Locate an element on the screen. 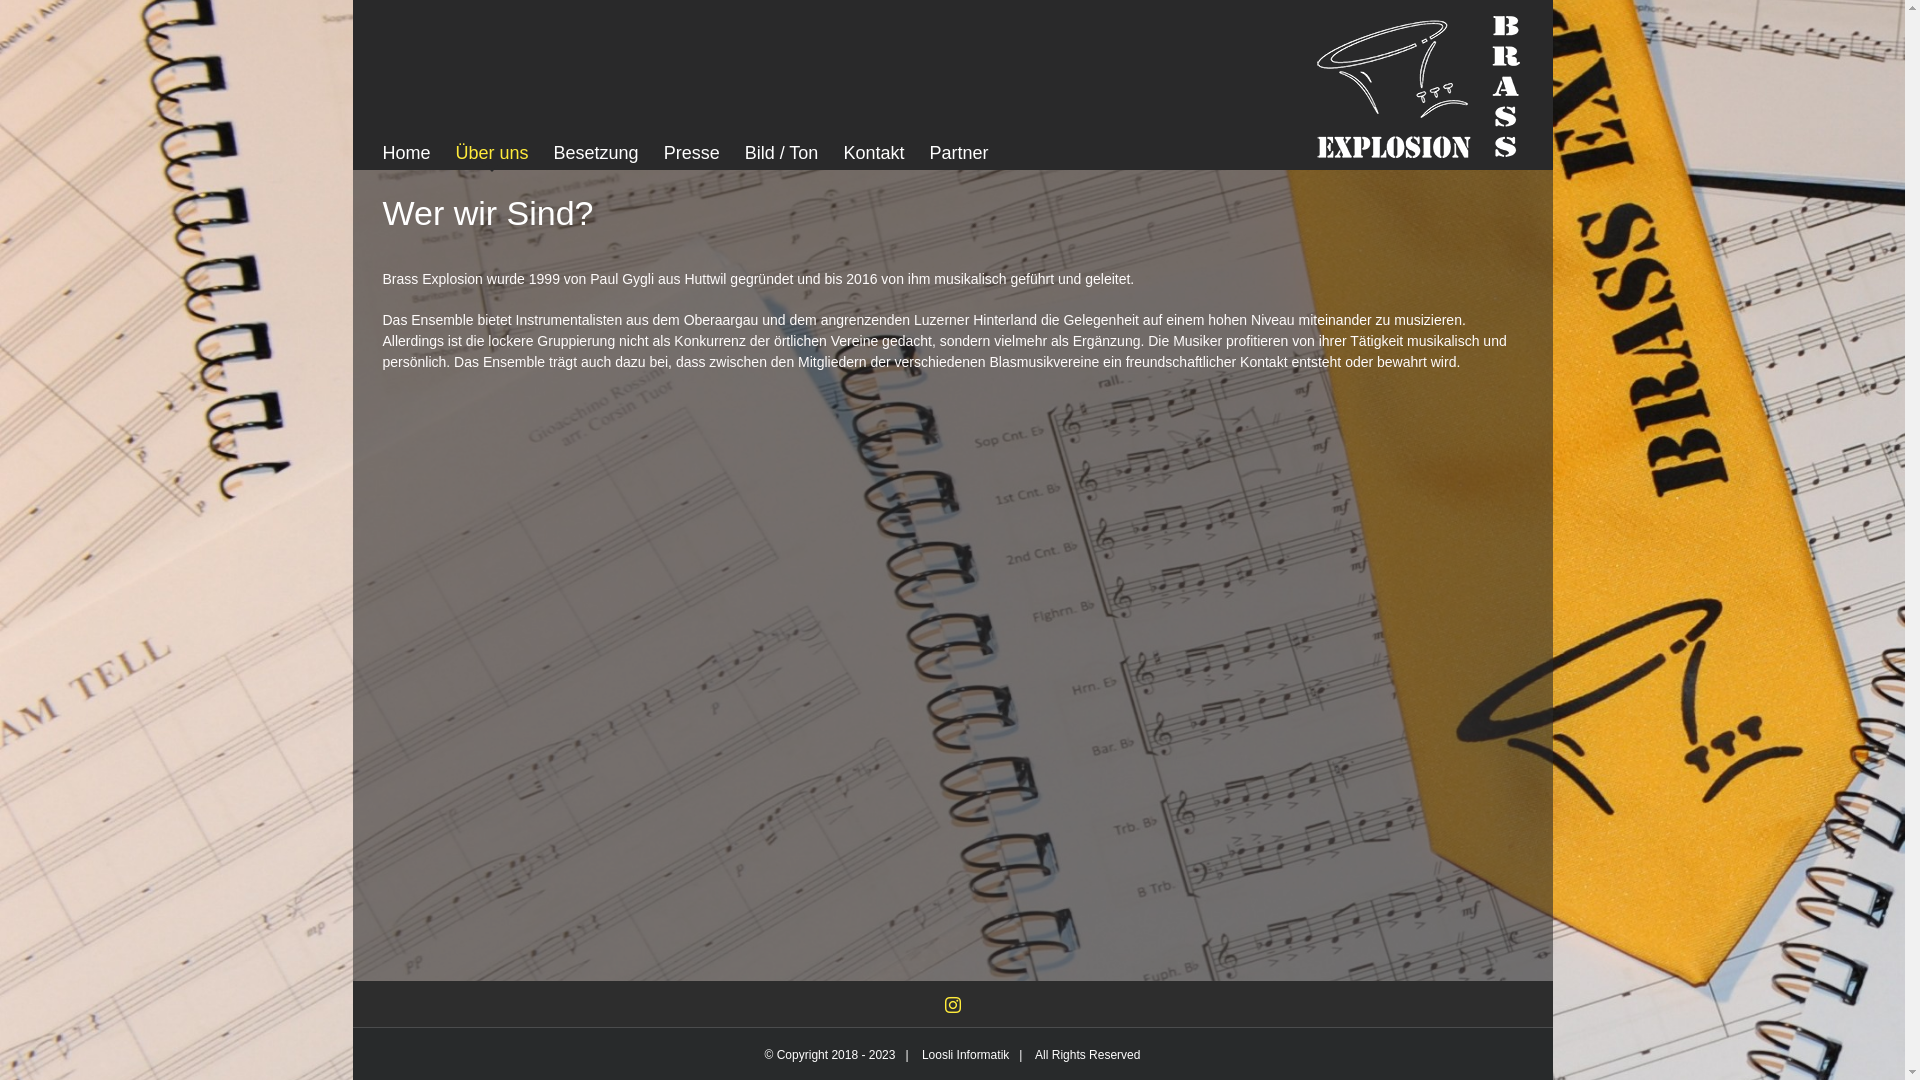  'Partner' is located at coordinates (957, 152).